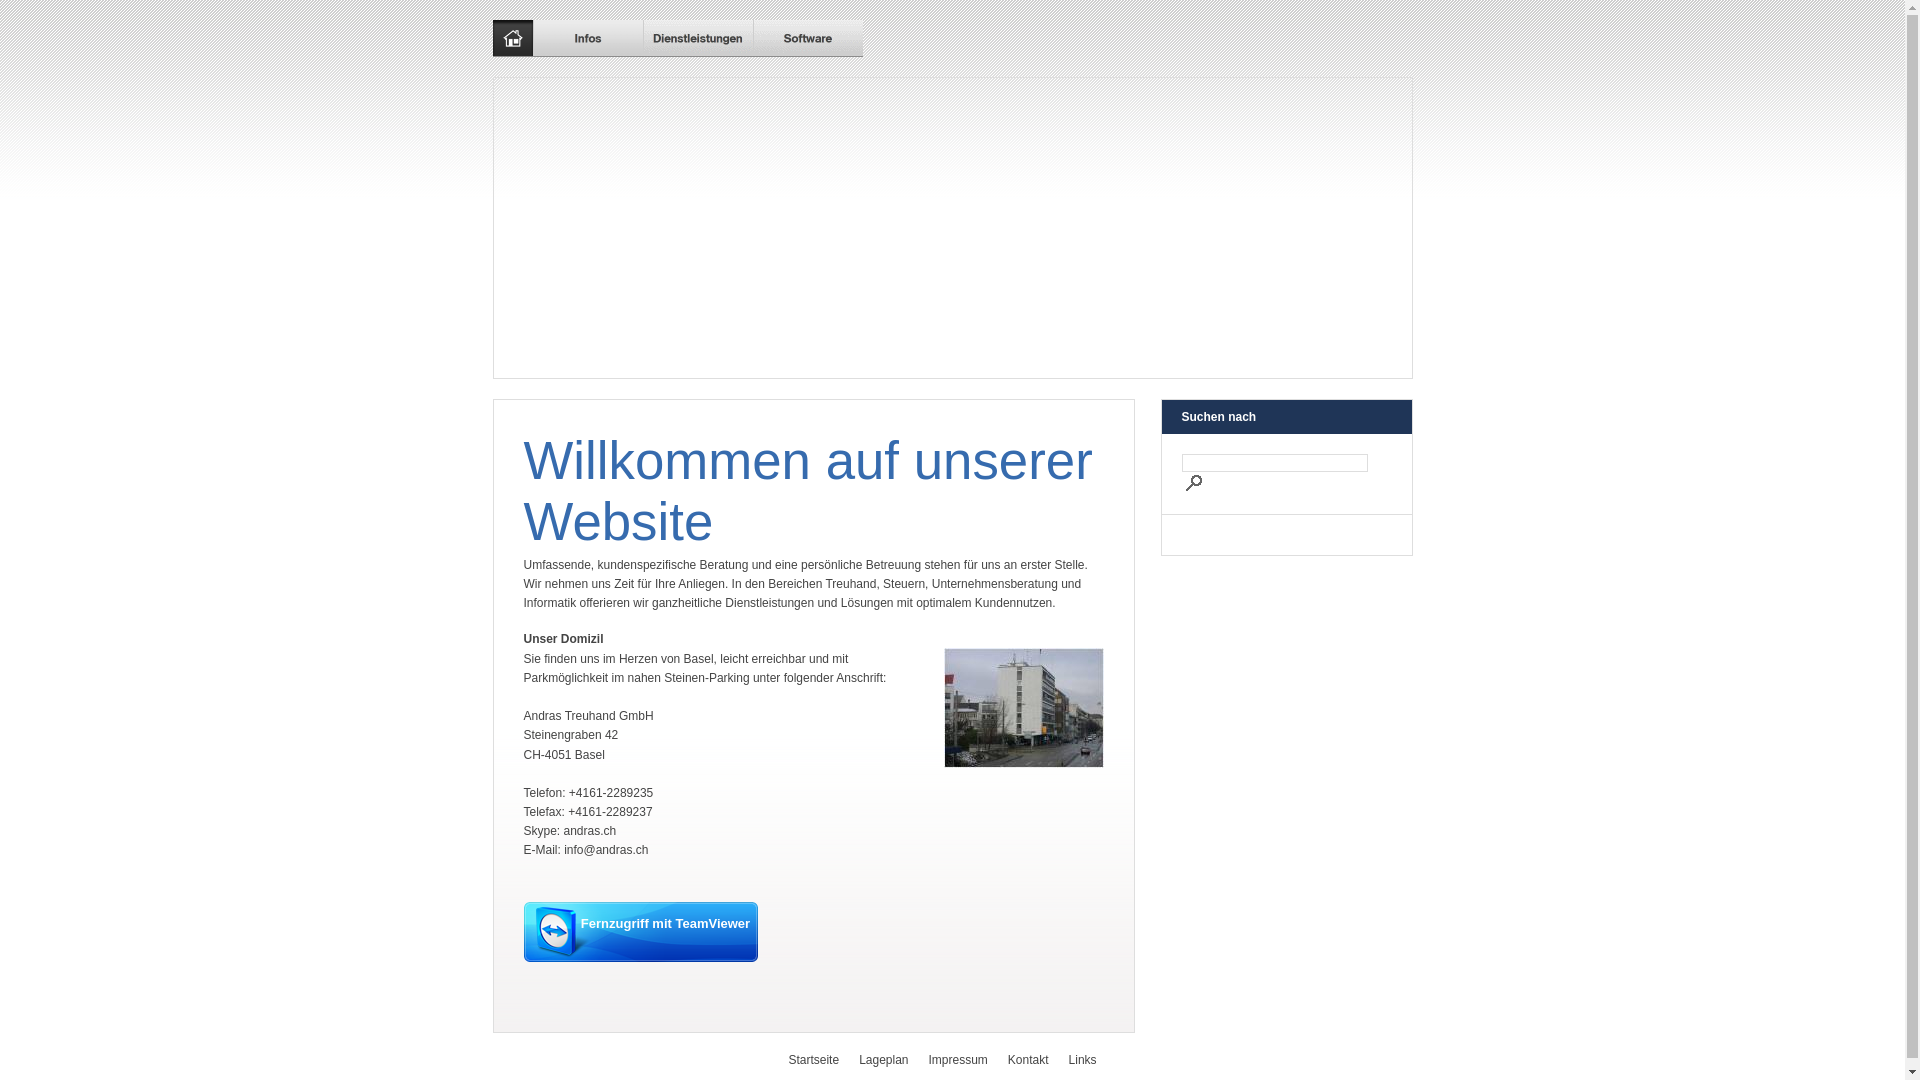 The image size is (1920, 1080). What do you see at coordinates (641, 932) in the screenshot?
I see `'Remote Support mit TeamViewer'` at bounding box center [641, 932].